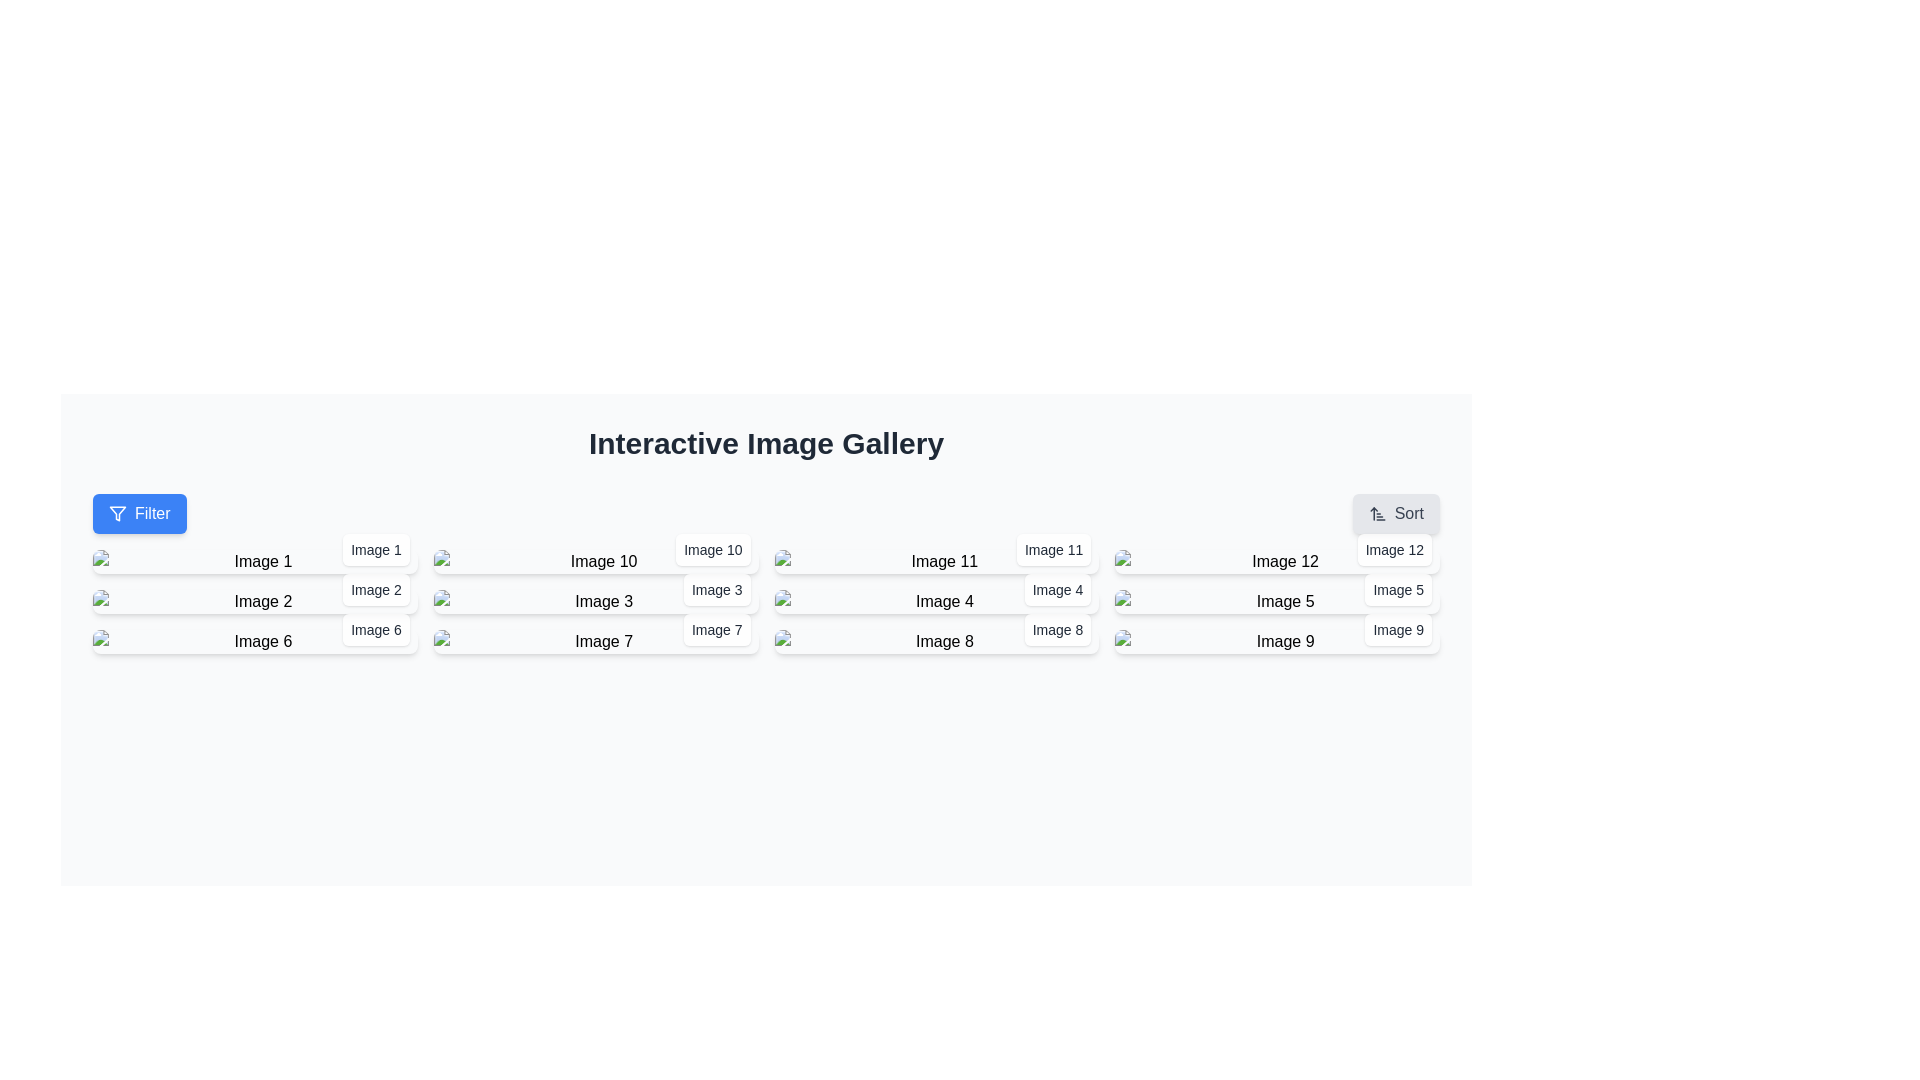 This screenshot has height=1080, width=1920. I want to click on text of the label displaying 'Image 7' located in the lower right corner of the image gallery, so click(717, 628).